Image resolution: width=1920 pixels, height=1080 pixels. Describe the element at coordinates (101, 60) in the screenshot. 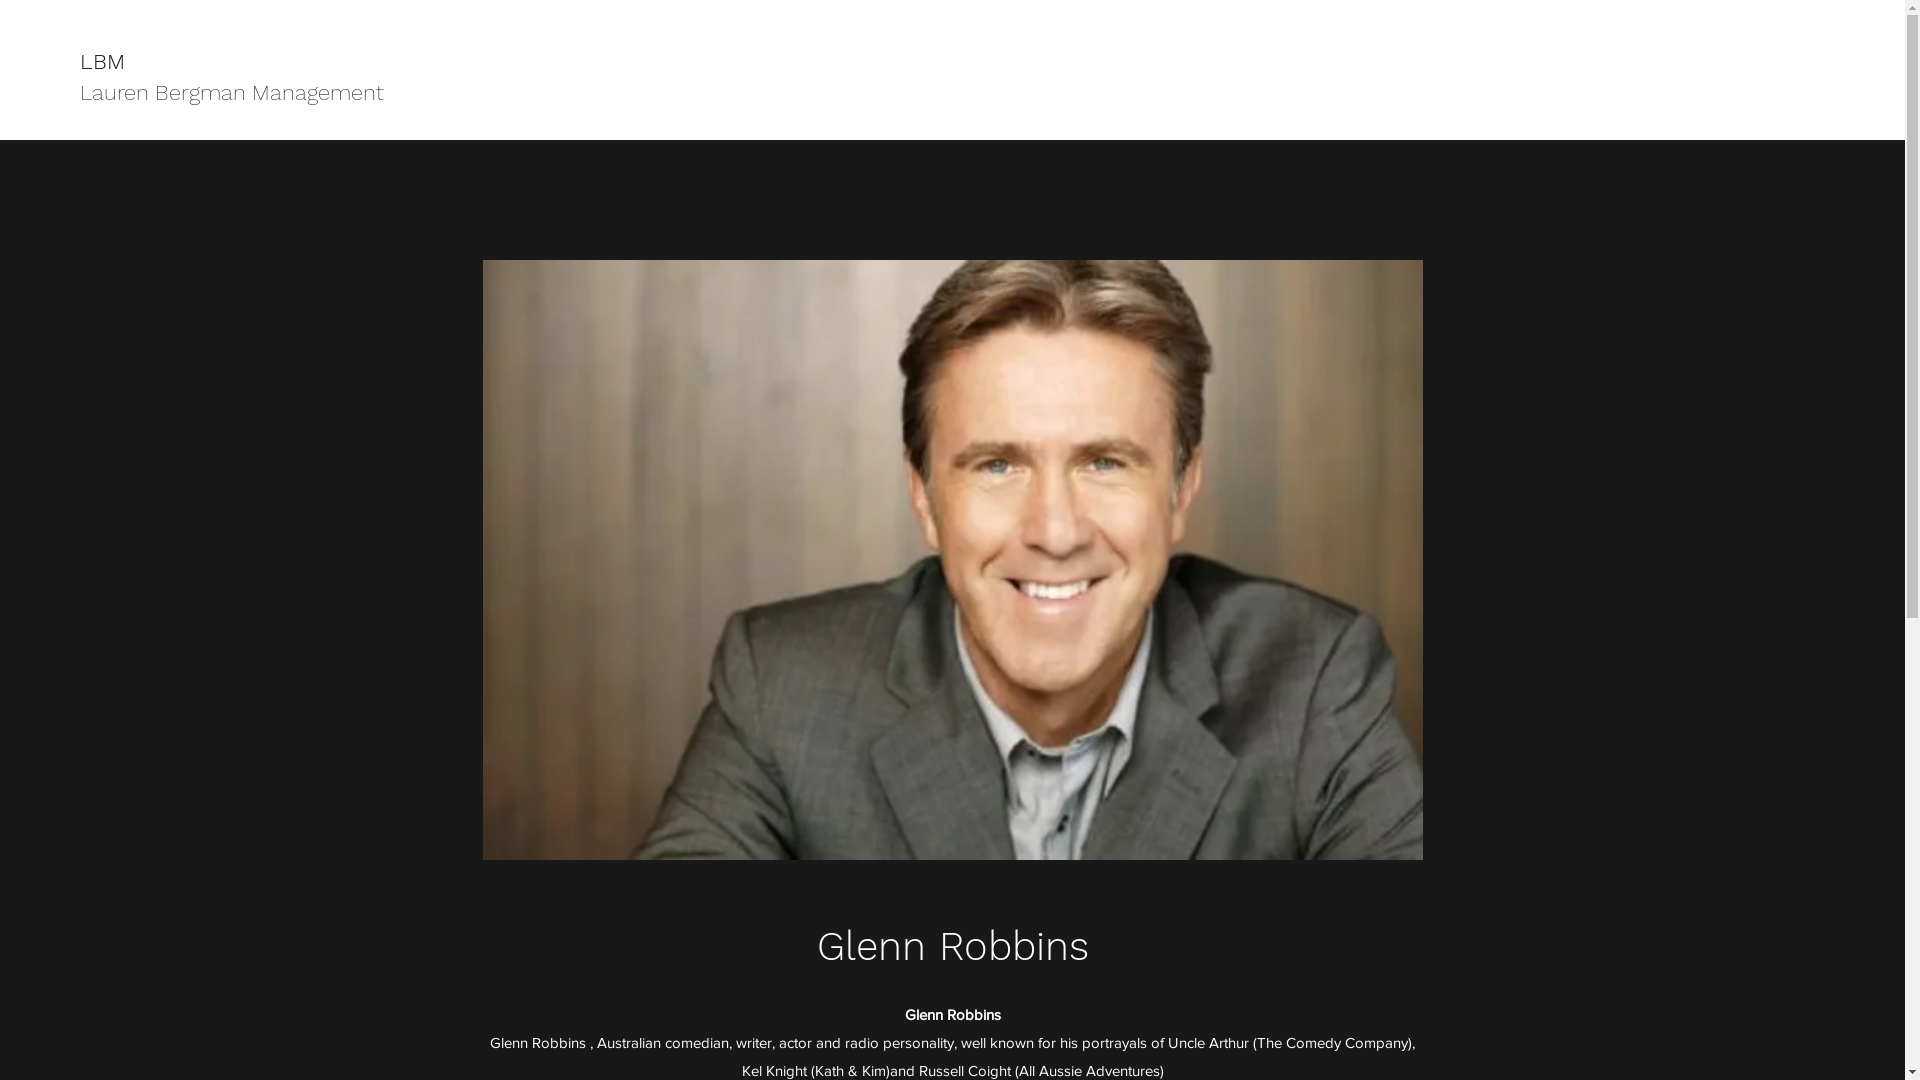

I see `'LBM'` at that location.